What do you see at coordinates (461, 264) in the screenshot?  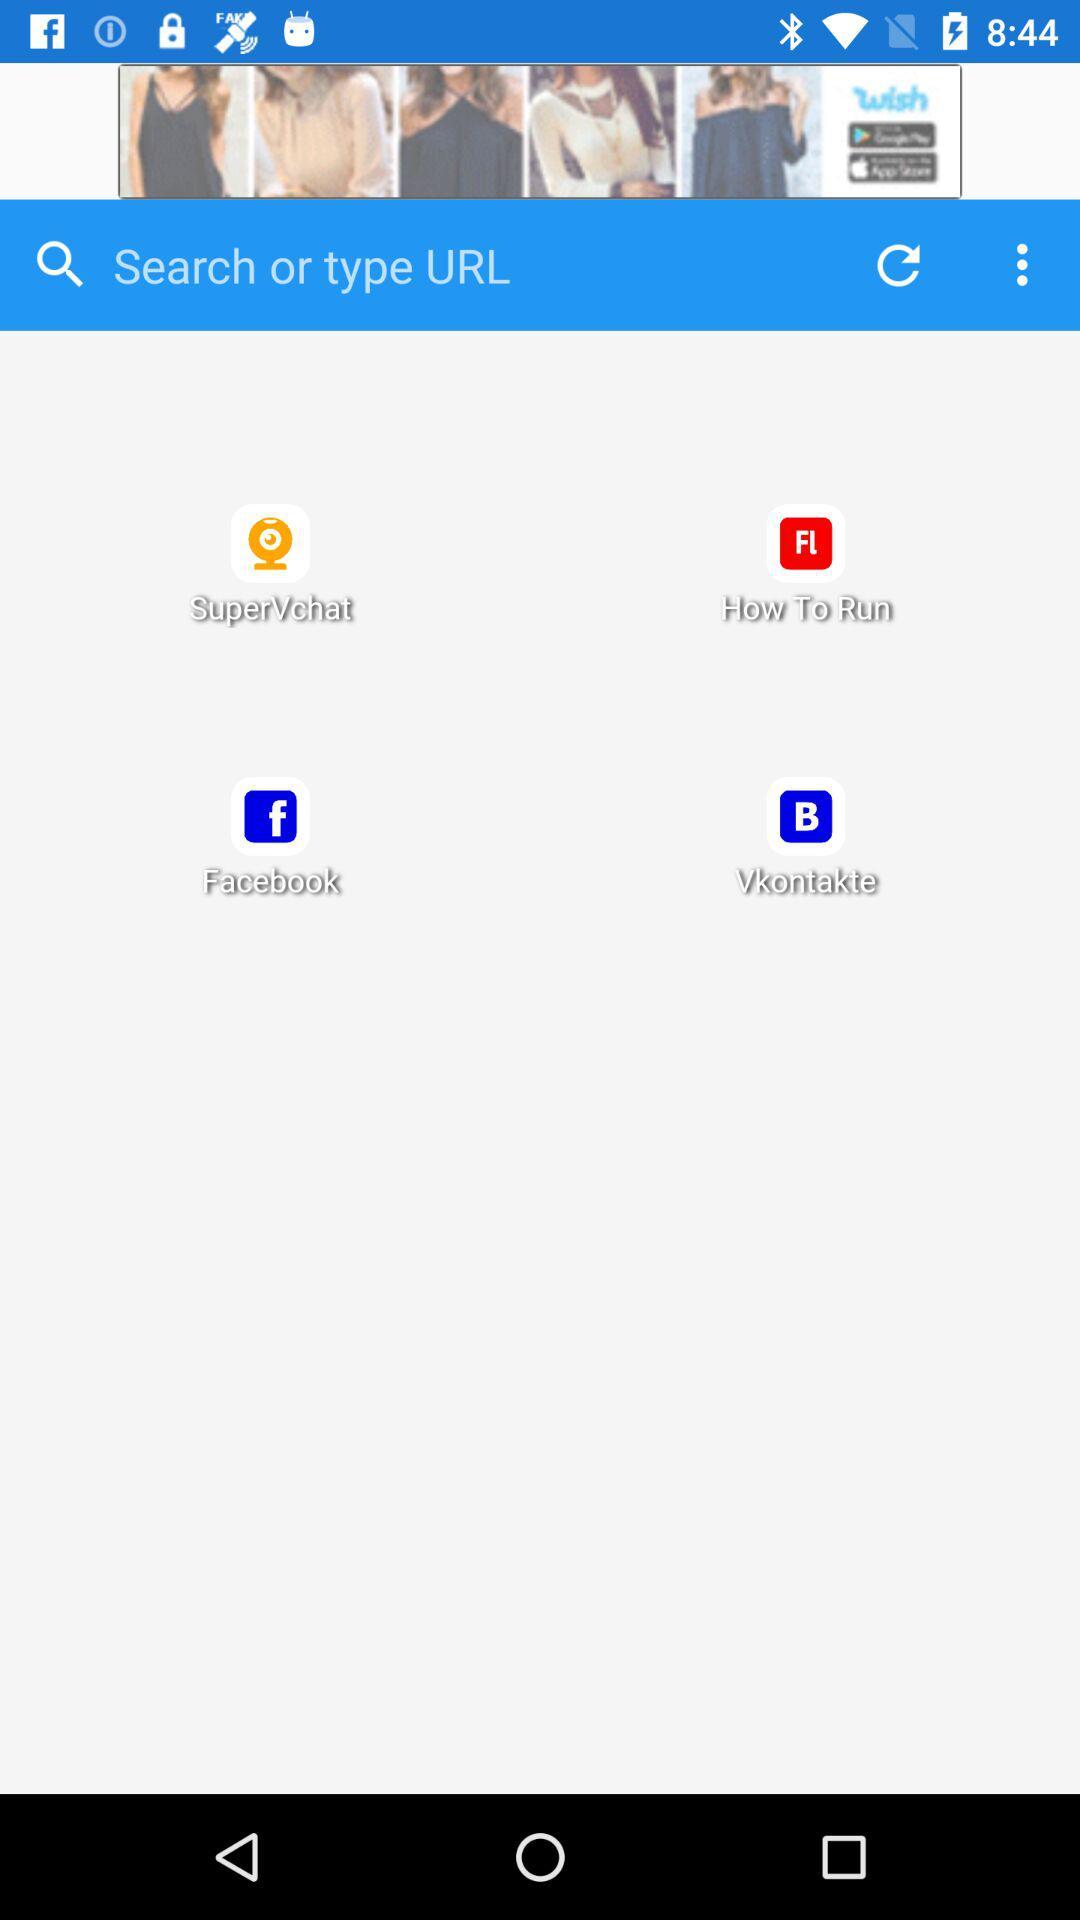 I see `search box` at bounding box center [461, 264].